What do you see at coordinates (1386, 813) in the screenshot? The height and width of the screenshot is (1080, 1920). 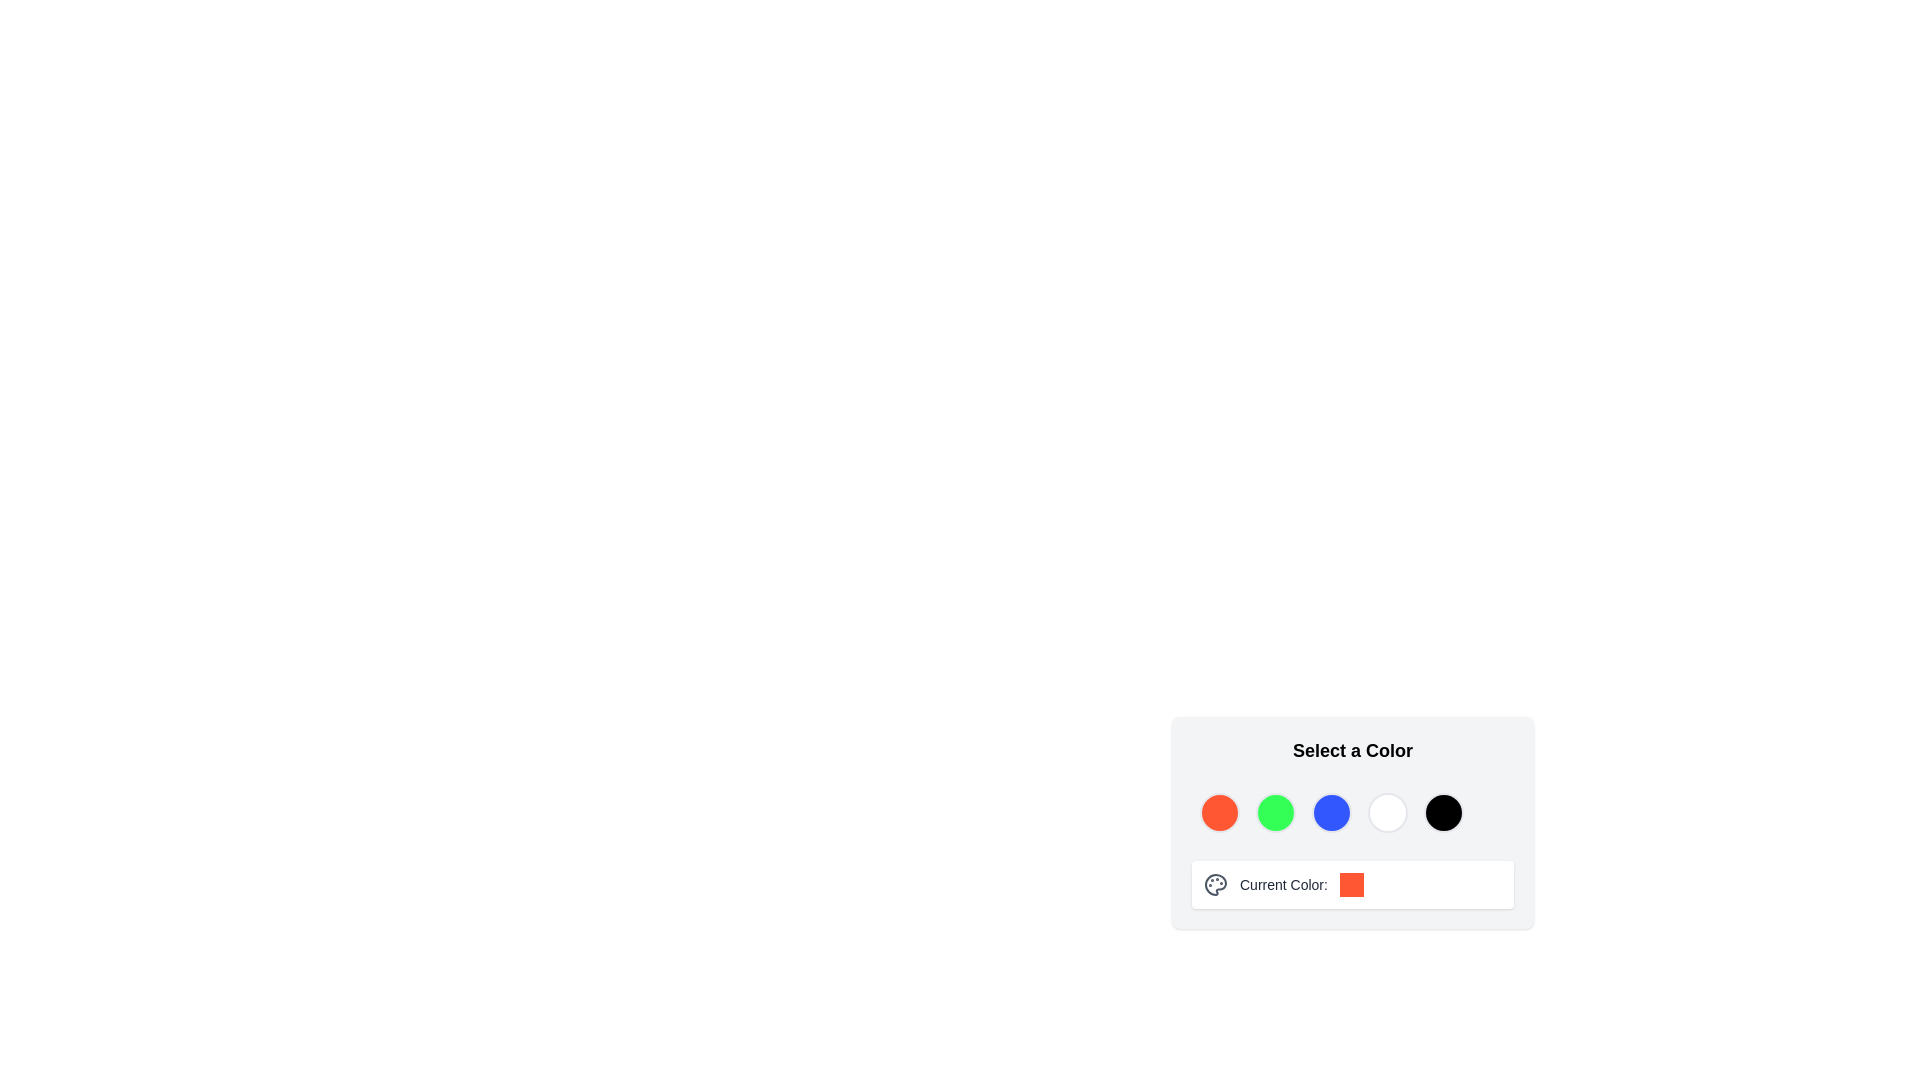 I see `the fourth circular button in the color selection interface, which is uncolored or blank` at bounding box center [1386, 813].